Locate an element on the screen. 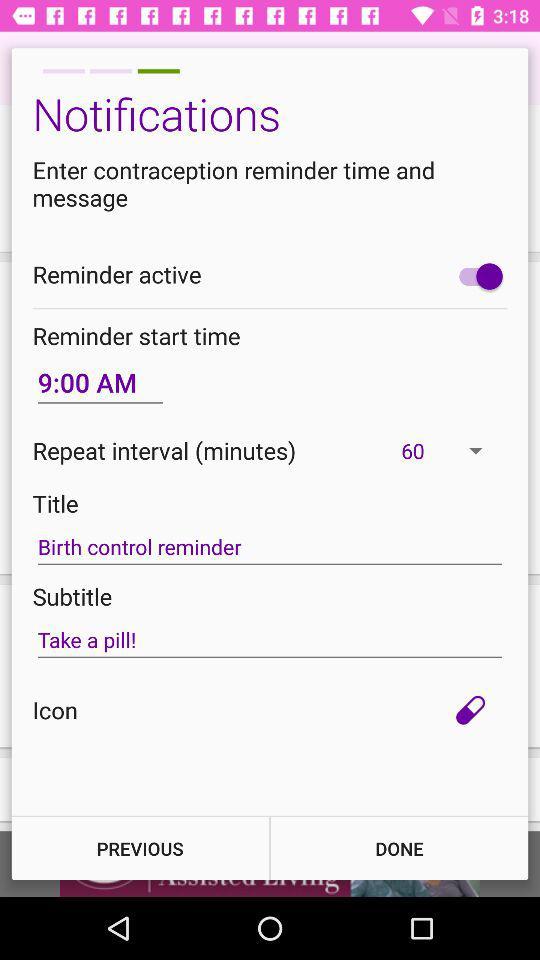  item next to the reminder active is located at coordinates (475, 275).